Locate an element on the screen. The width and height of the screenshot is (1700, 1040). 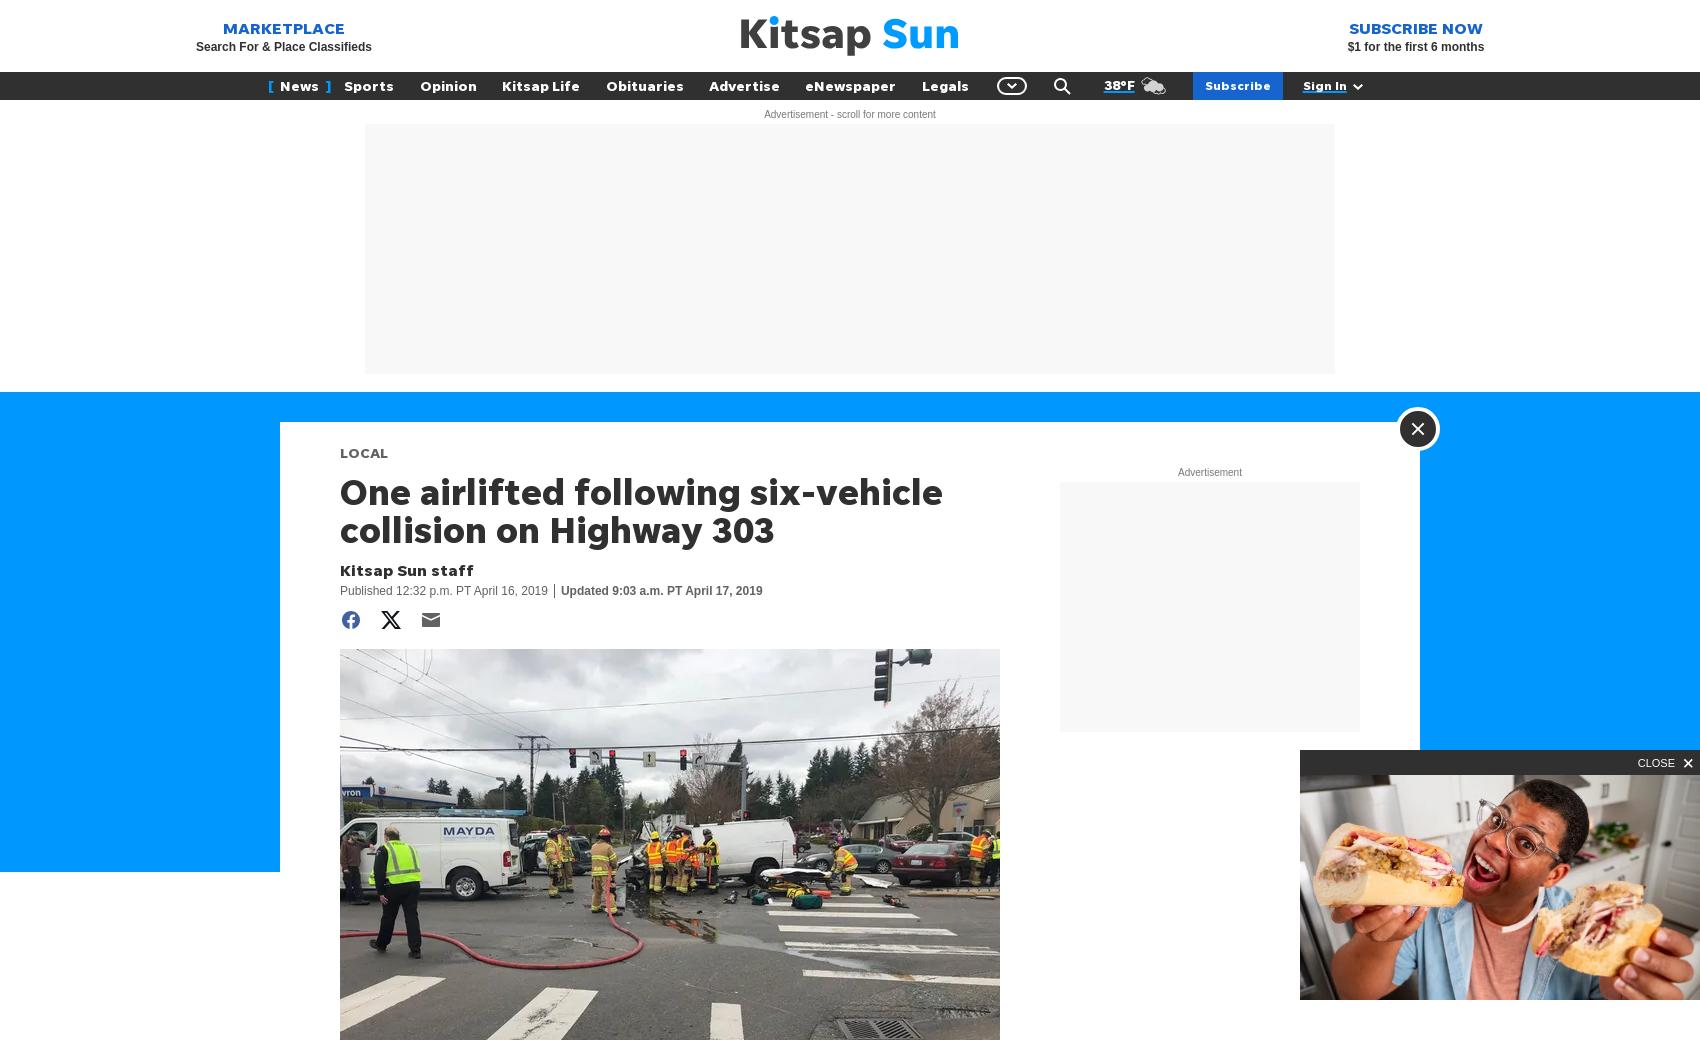
'One airlifted following six-vehicle collision on Highway 303' is located at coordinates (641, 510).